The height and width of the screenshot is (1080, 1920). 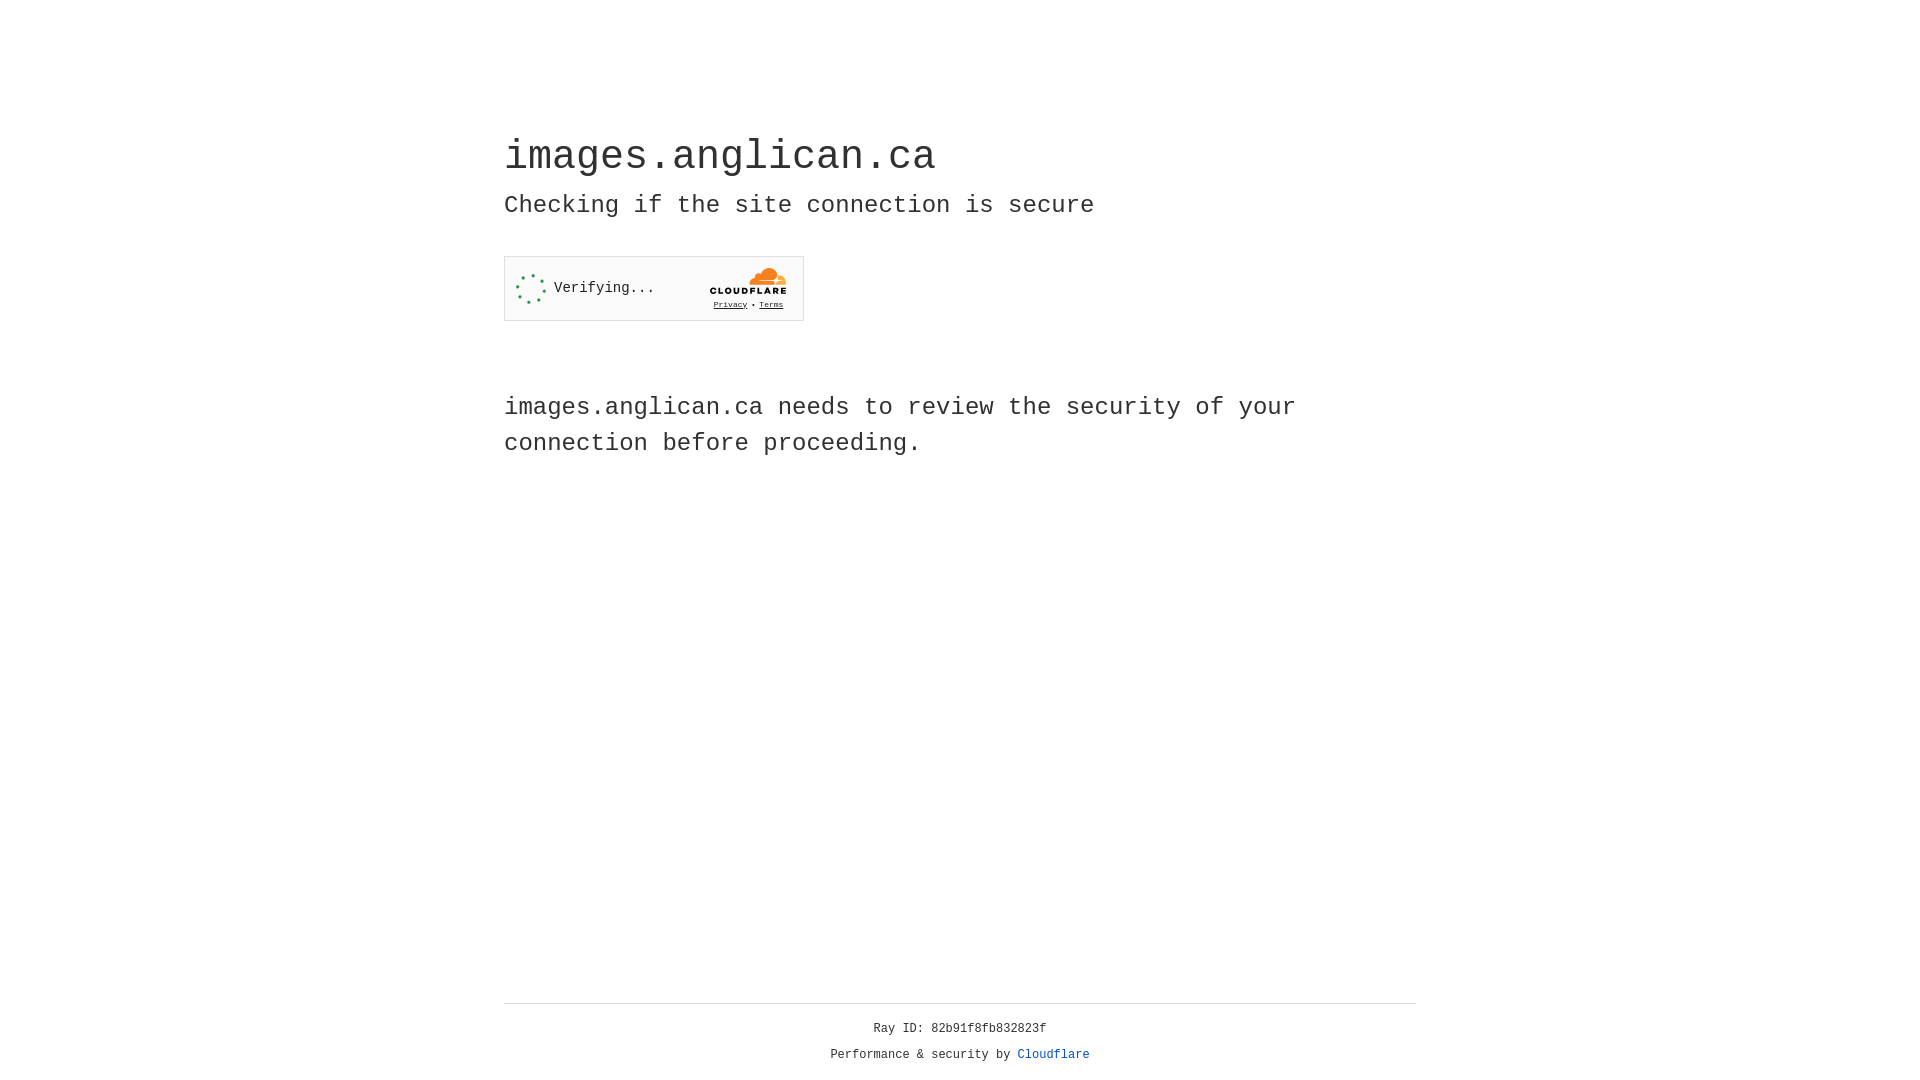 I want to click on 'Cloudflare', so click(x=1053, y=1054).